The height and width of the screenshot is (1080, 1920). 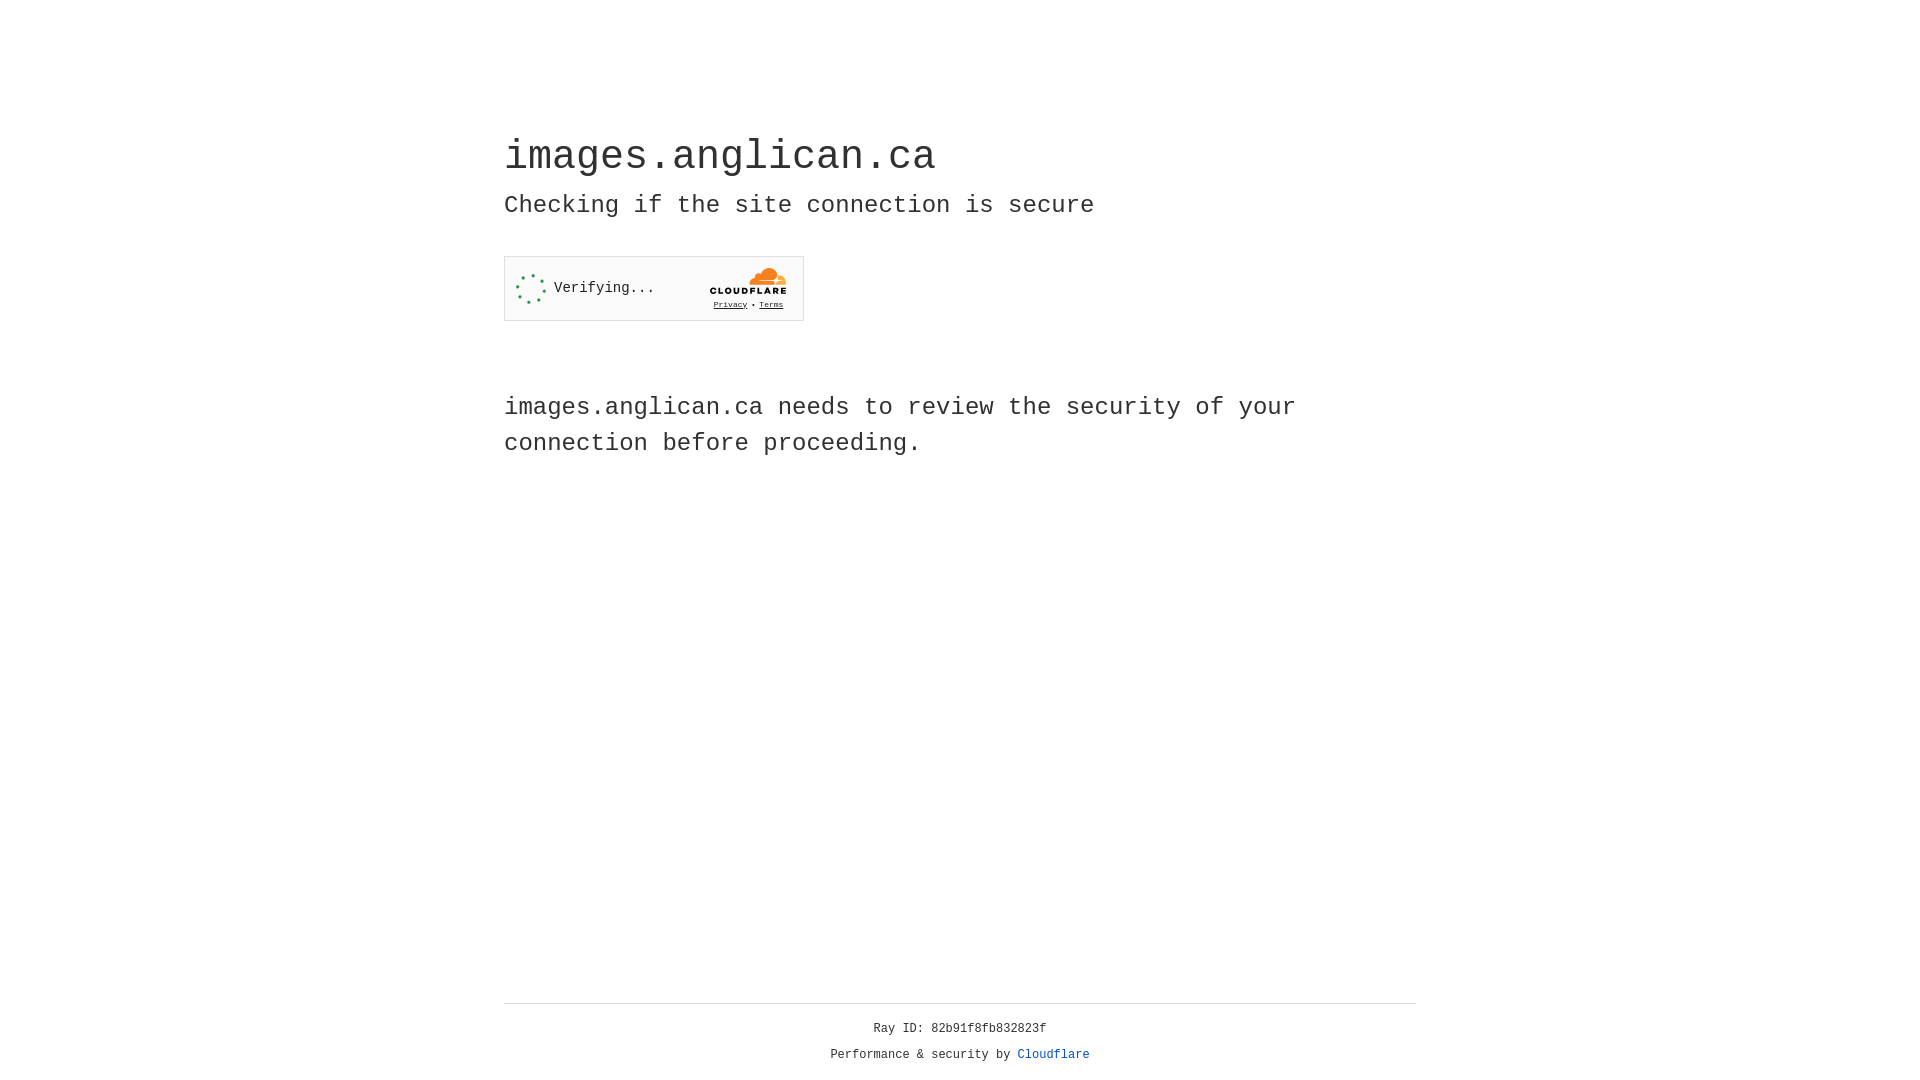 I want to click on 'Cloudflare', so click(x=1053, y=1054).